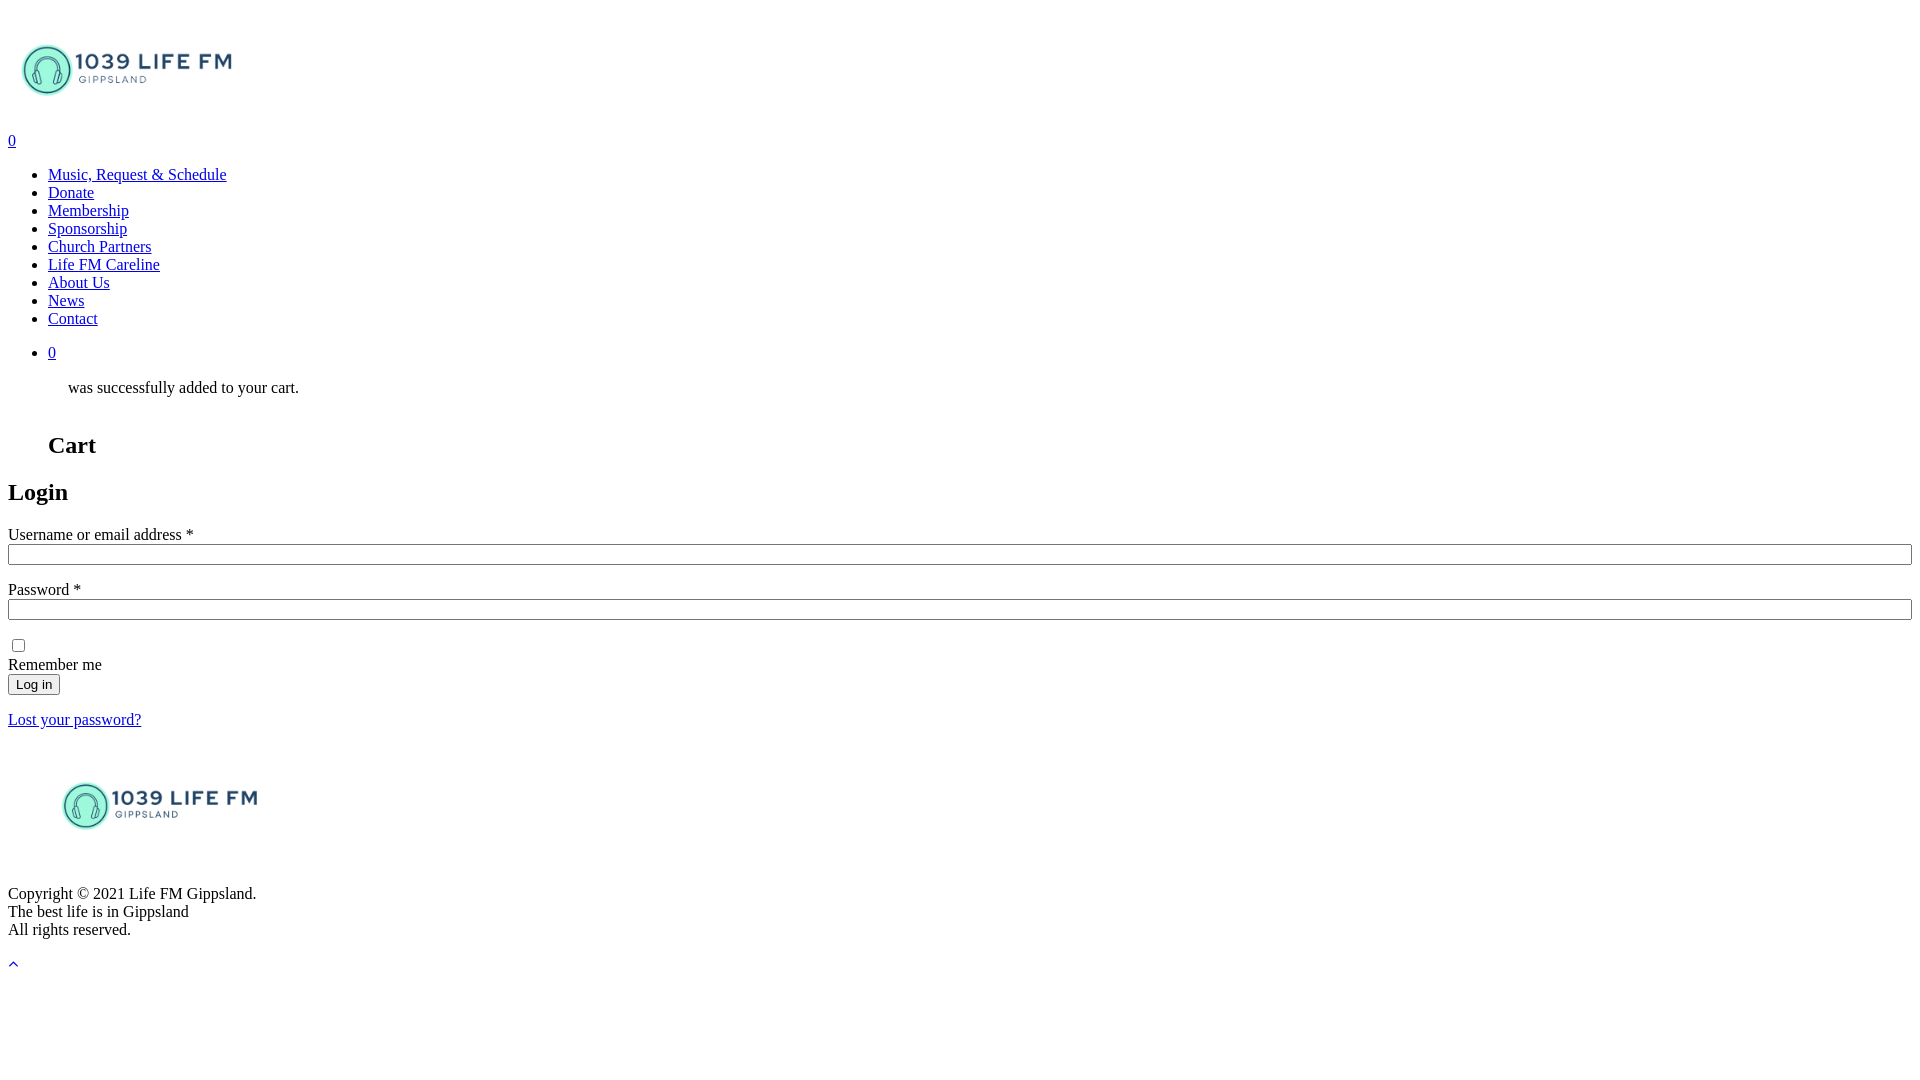 The height and width of the screenshot is (1080, 1920). What do you see at coordinates (87, 210) in the screenshot?
I see `'Membership'` at bounding box center [87, 210].